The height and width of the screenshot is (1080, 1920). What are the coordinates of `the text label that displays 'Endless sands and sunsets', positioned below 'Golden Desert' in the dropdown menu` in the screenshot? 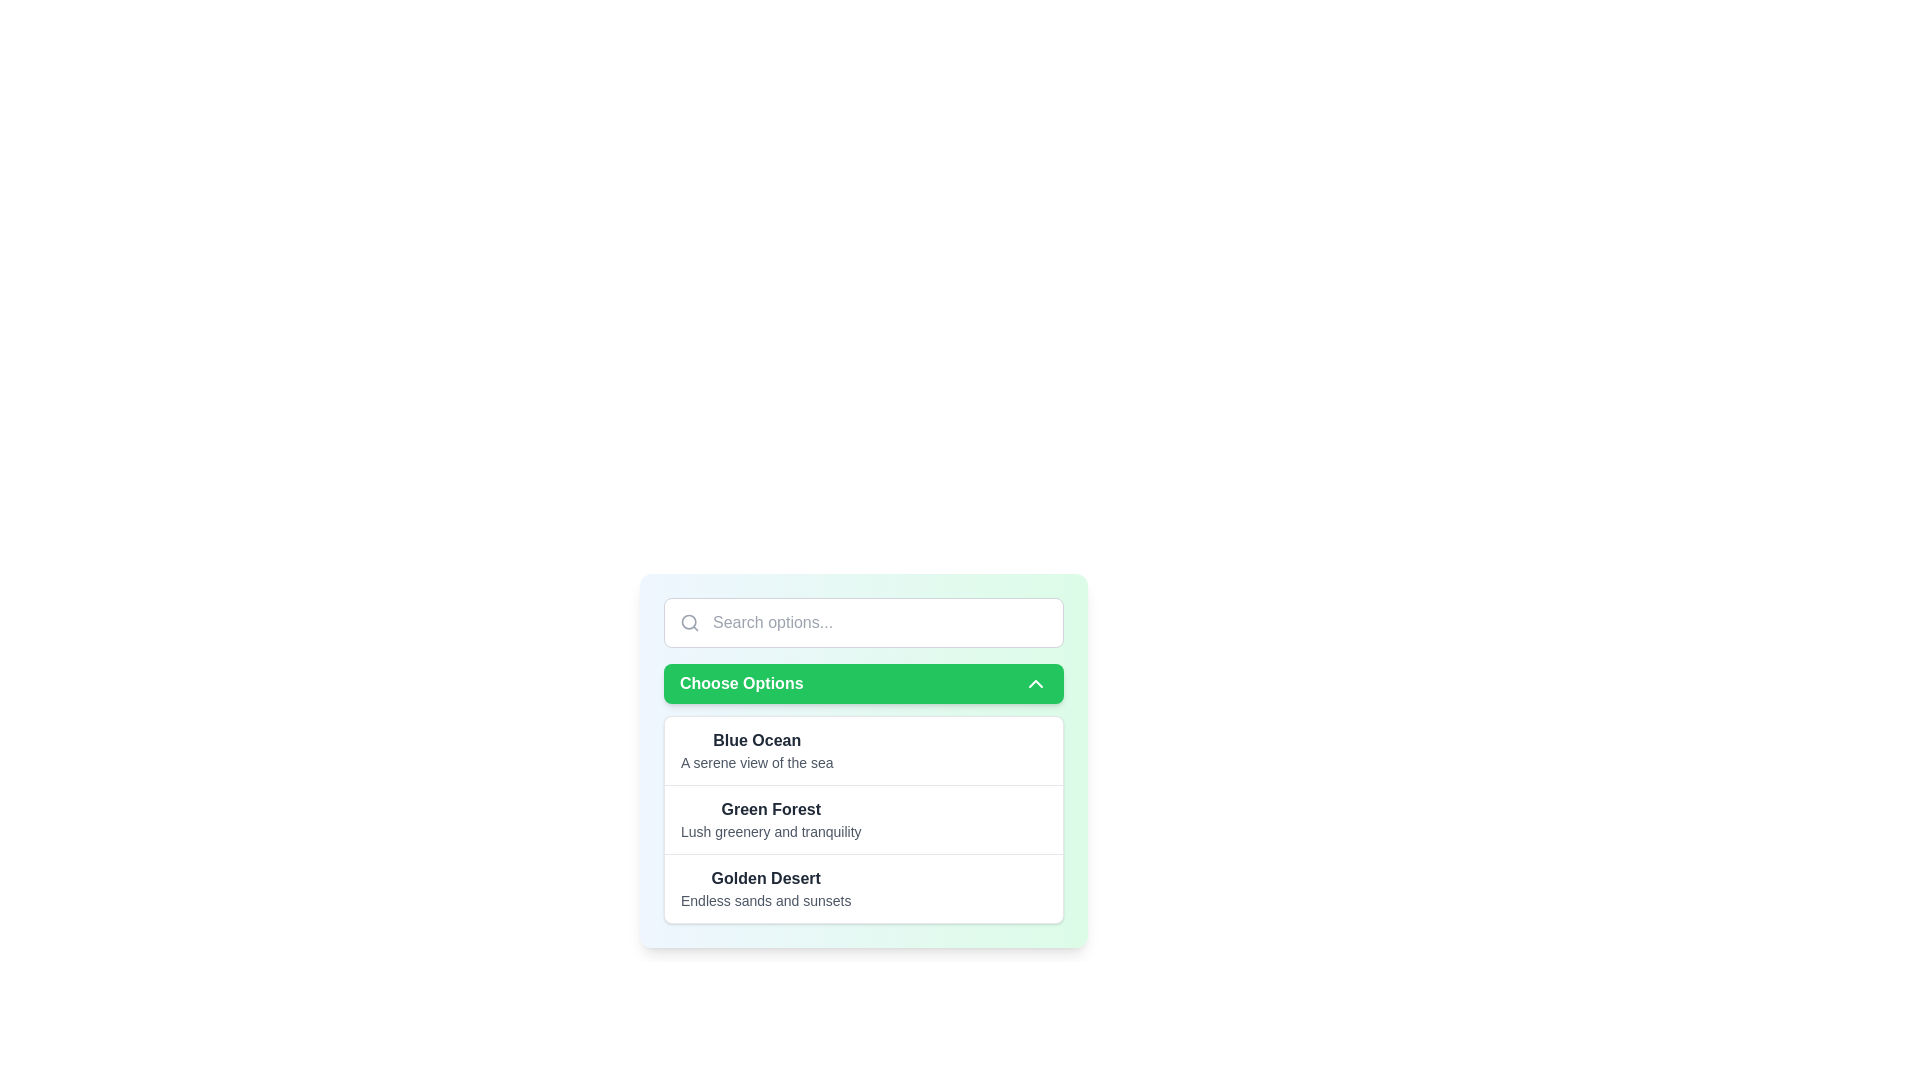 It's located at (765, 901).